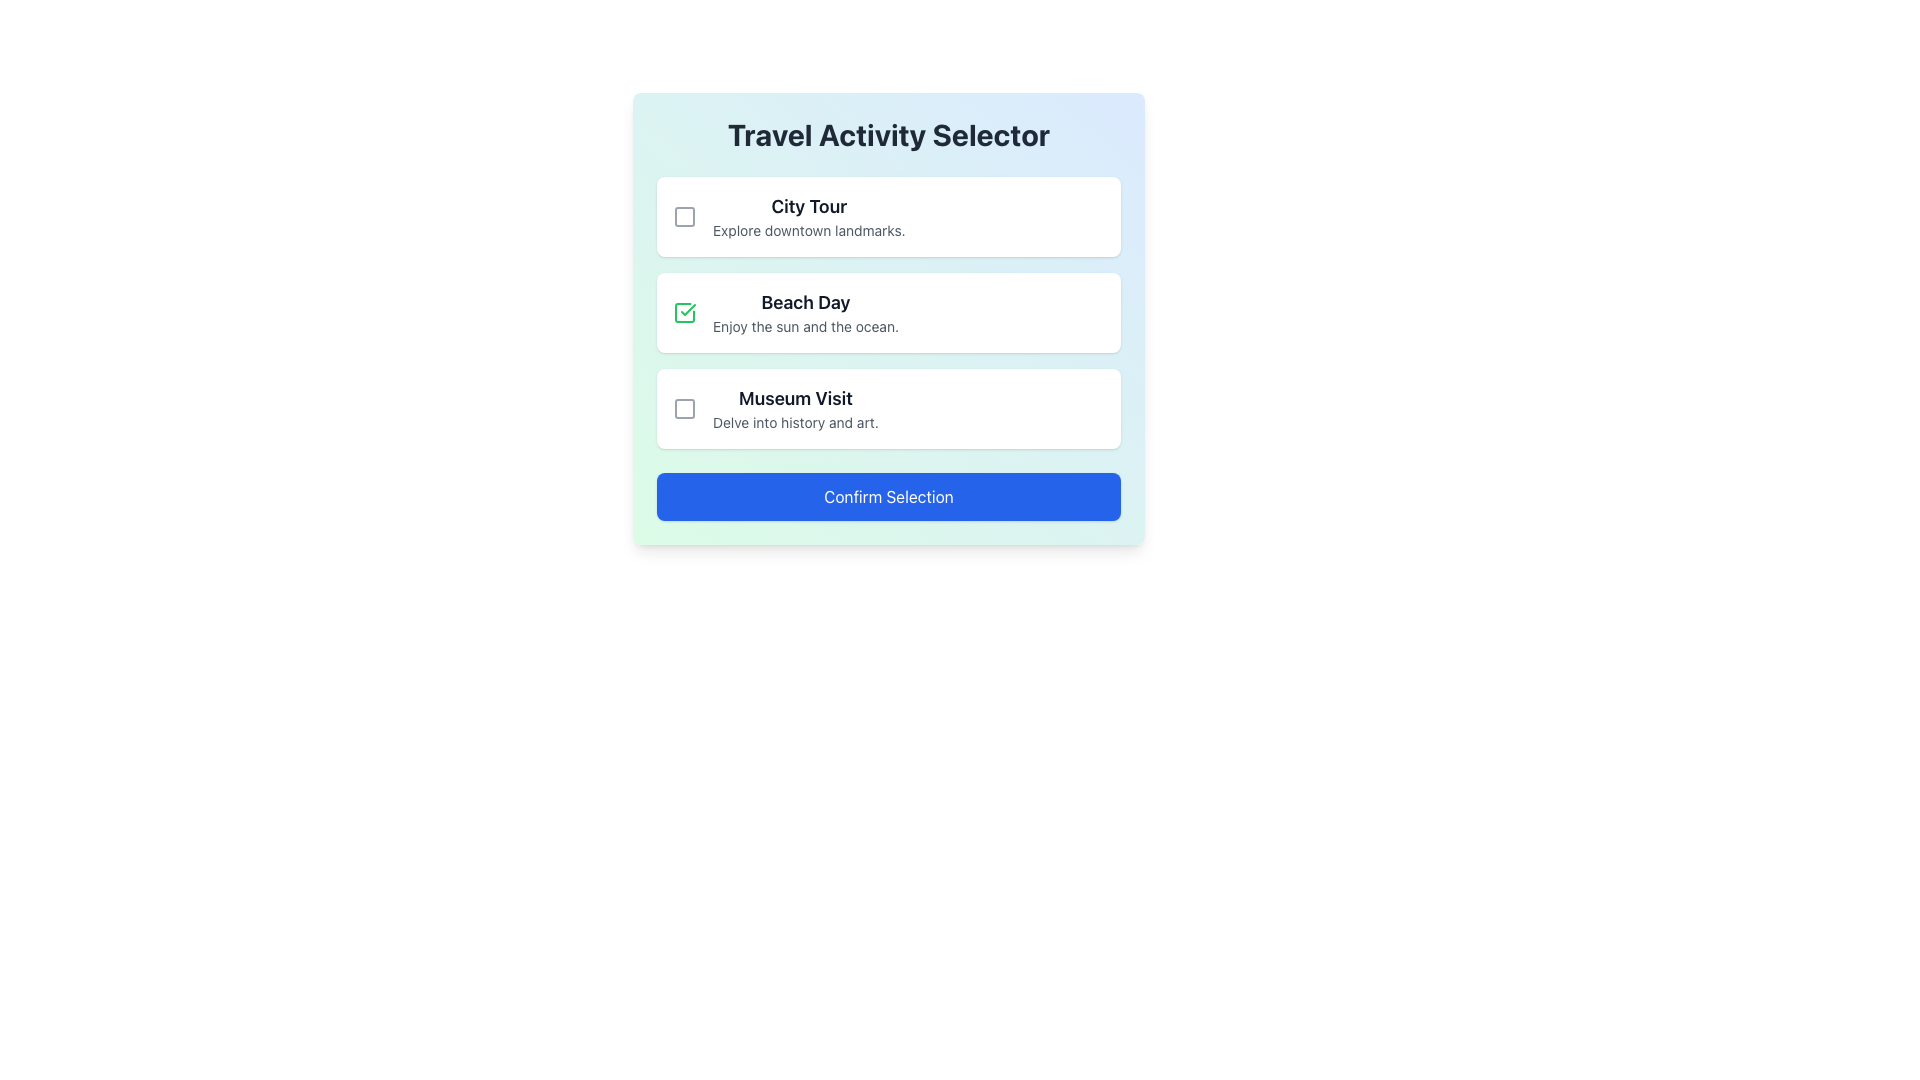 This screenshot has width=1920, height=1080. Describe the element at coordinates (809, 216) in the screenshot. I see `the text block that serves as the title and description for the 'City Tour' option, located in the first card of the vertical list of activity choices` at that location.